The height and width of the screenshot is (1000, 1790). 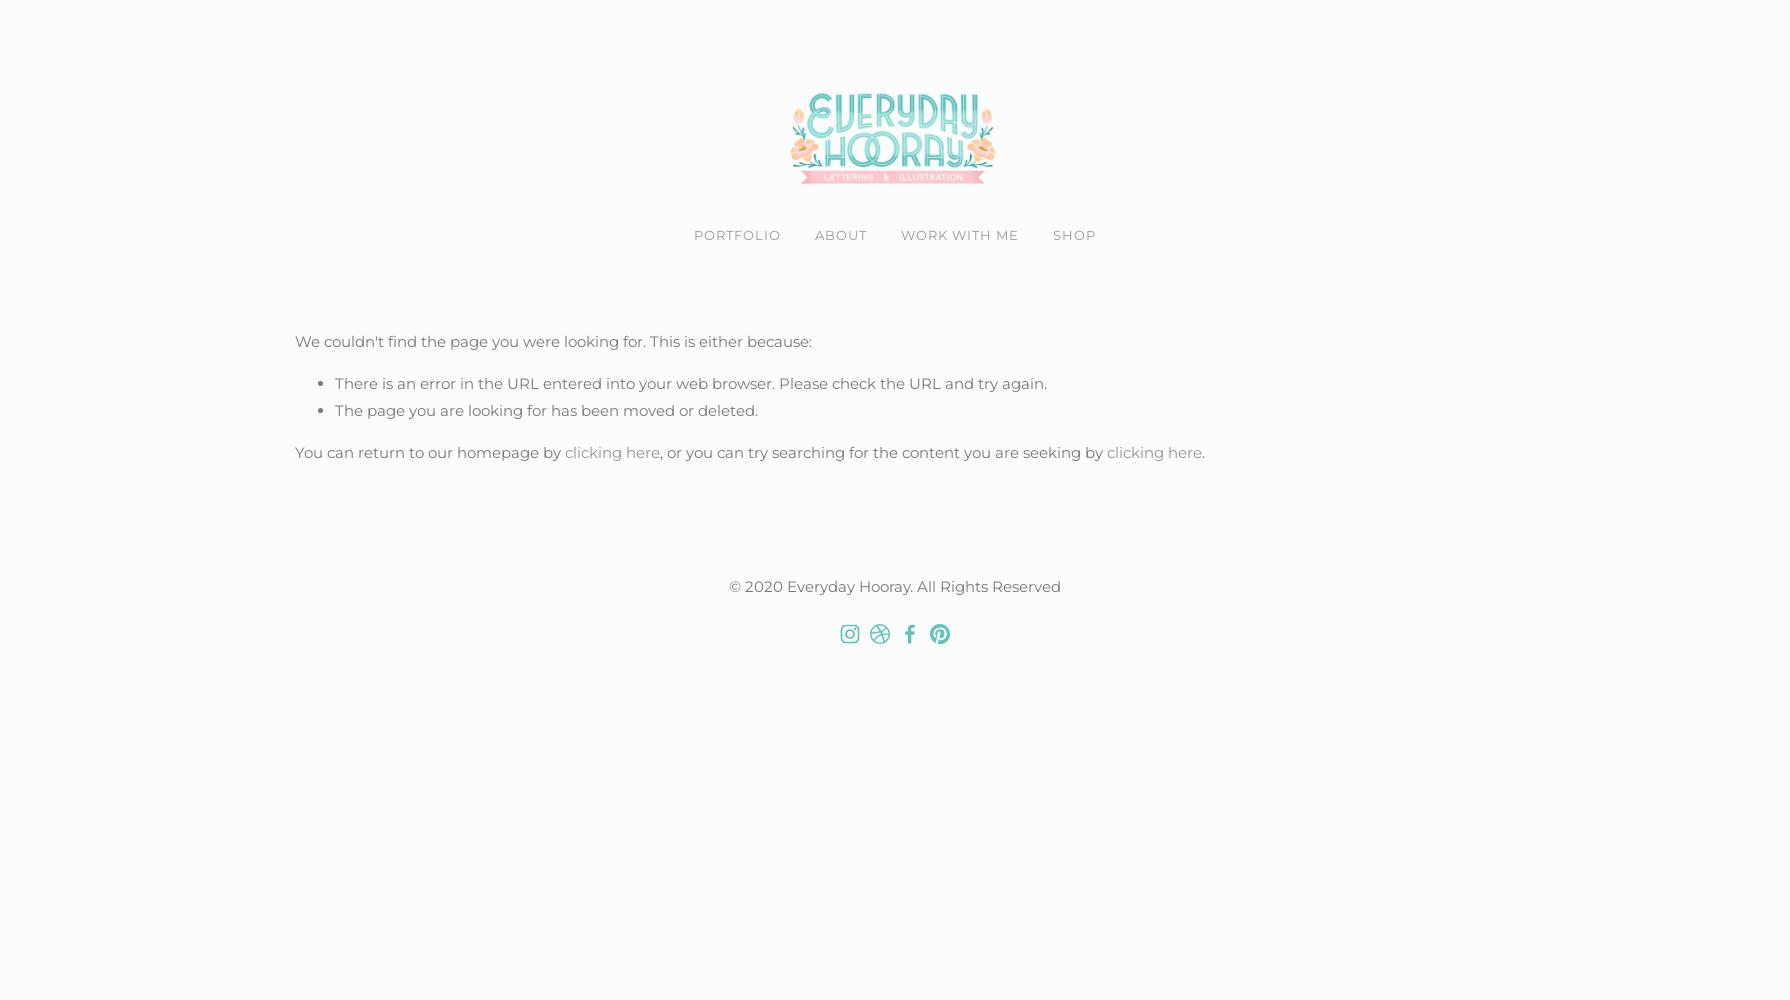 What do you see at coordinates (552, 339) in the screenshot?
I see `'We couldn't find the page you were looking for. This is either because:'` at bounding box center [552, 339].